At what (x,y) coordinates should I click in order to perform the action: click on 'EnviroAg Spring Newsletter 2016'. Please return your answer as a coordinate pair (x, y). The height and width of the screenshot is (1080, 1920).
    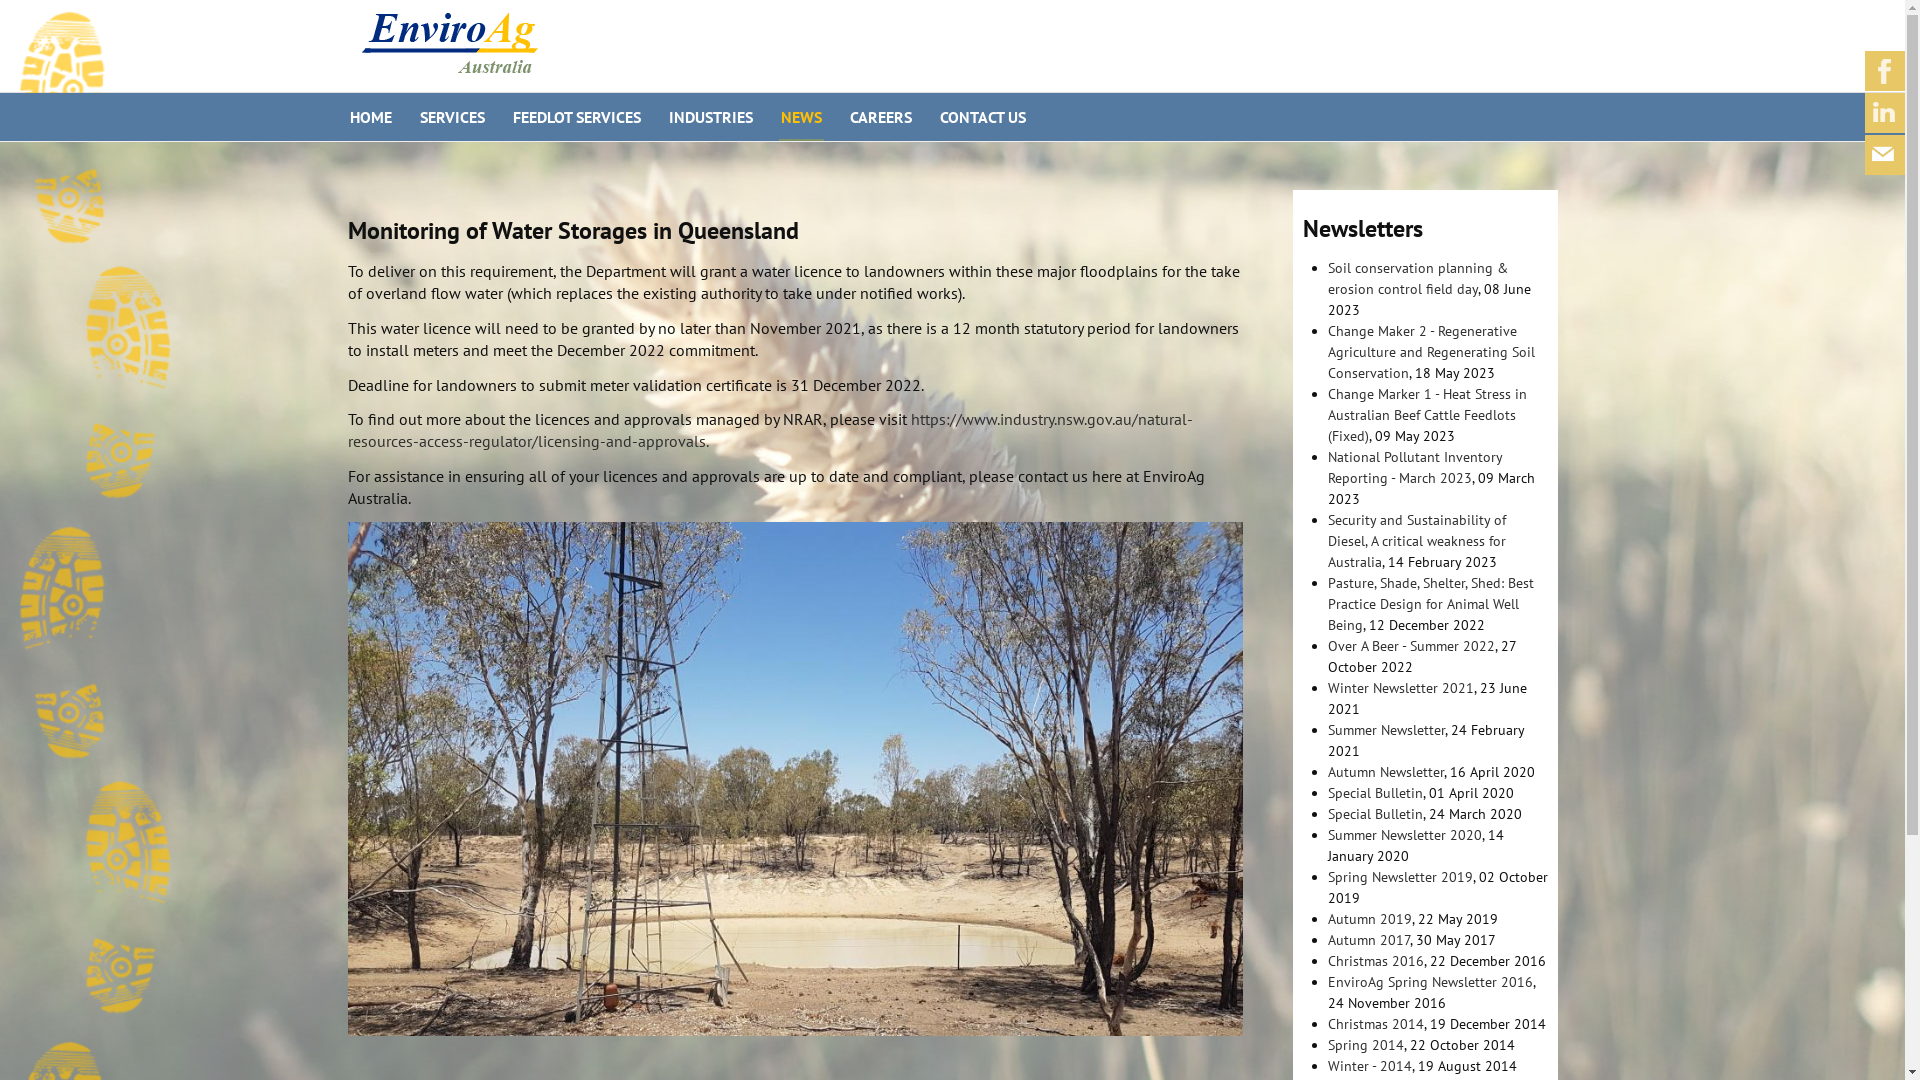
    Looking at the image, I should click on (1429, 981).